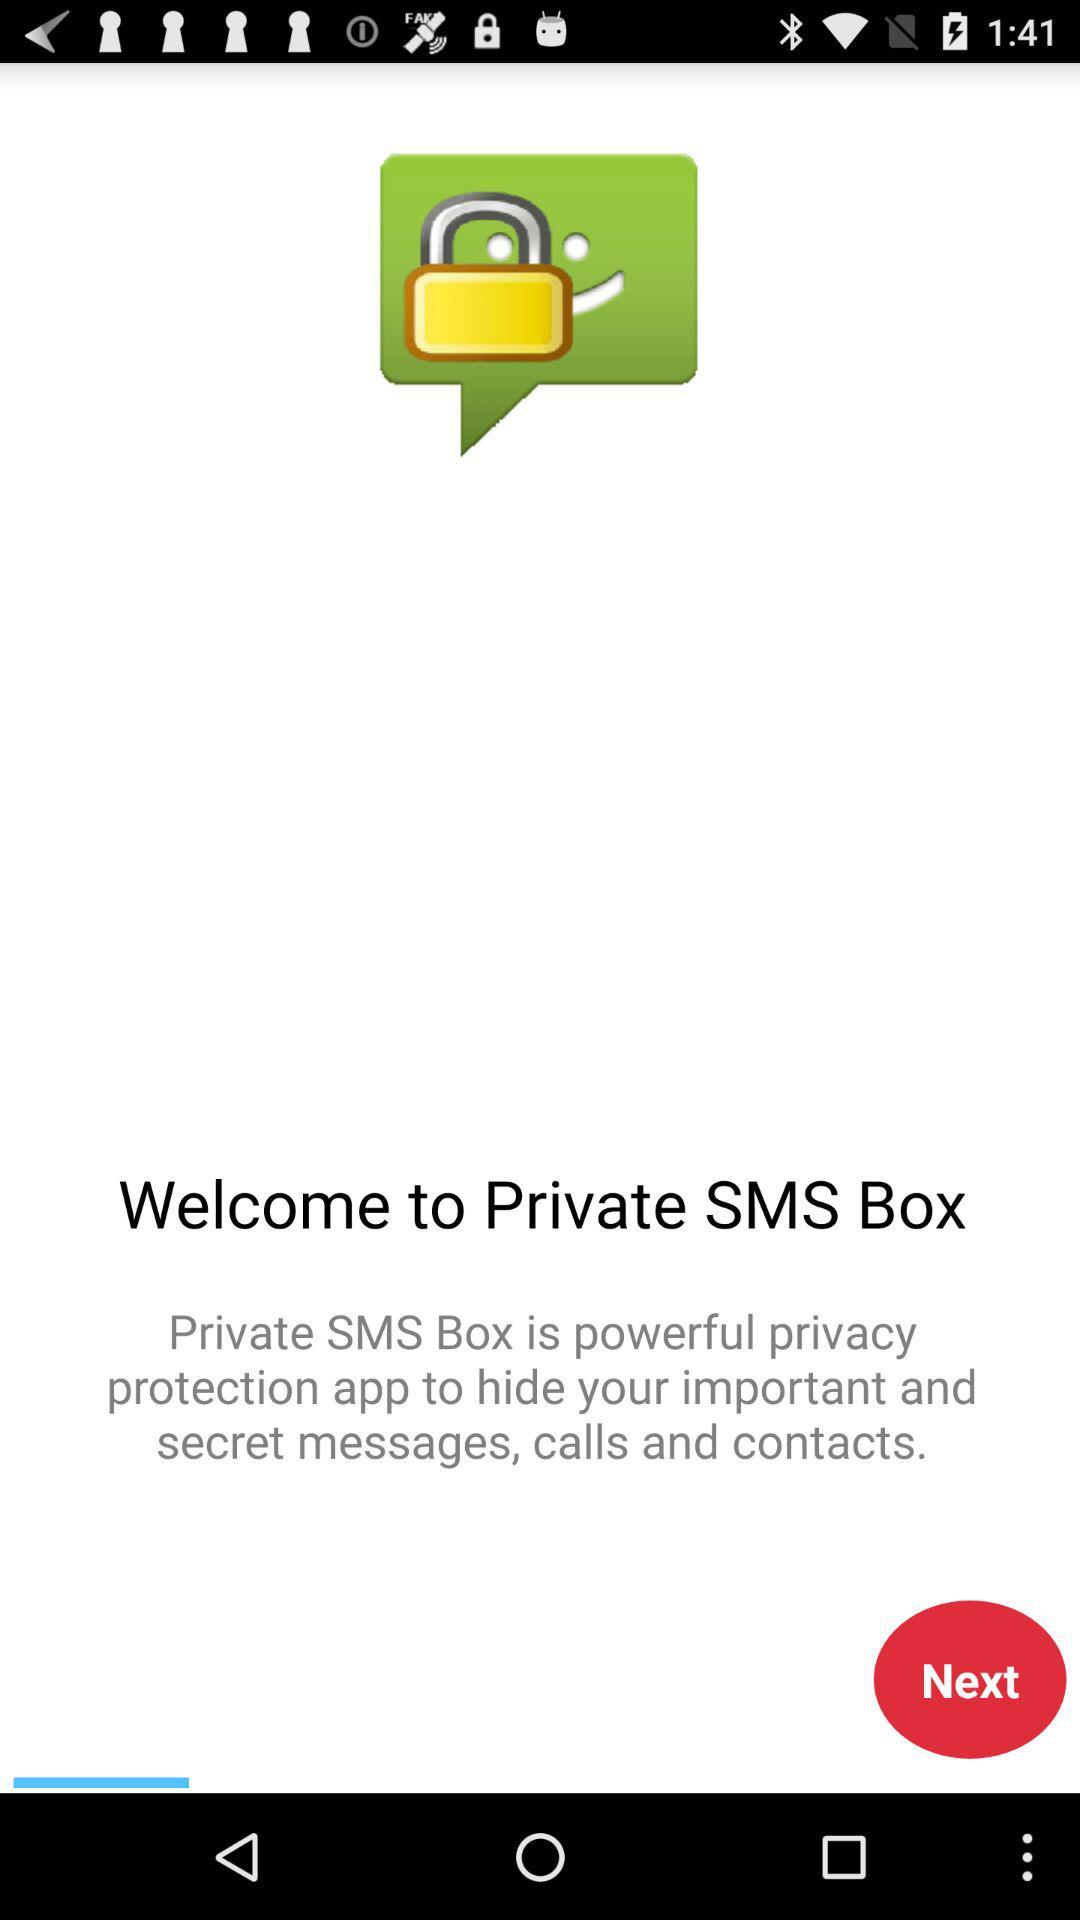 Image resolution: width=1080 pixels, height=1920 pixels. Describe the element at coordinates (969, 1679) in the screenshot. I see `button at the bottom right corner` at that location.